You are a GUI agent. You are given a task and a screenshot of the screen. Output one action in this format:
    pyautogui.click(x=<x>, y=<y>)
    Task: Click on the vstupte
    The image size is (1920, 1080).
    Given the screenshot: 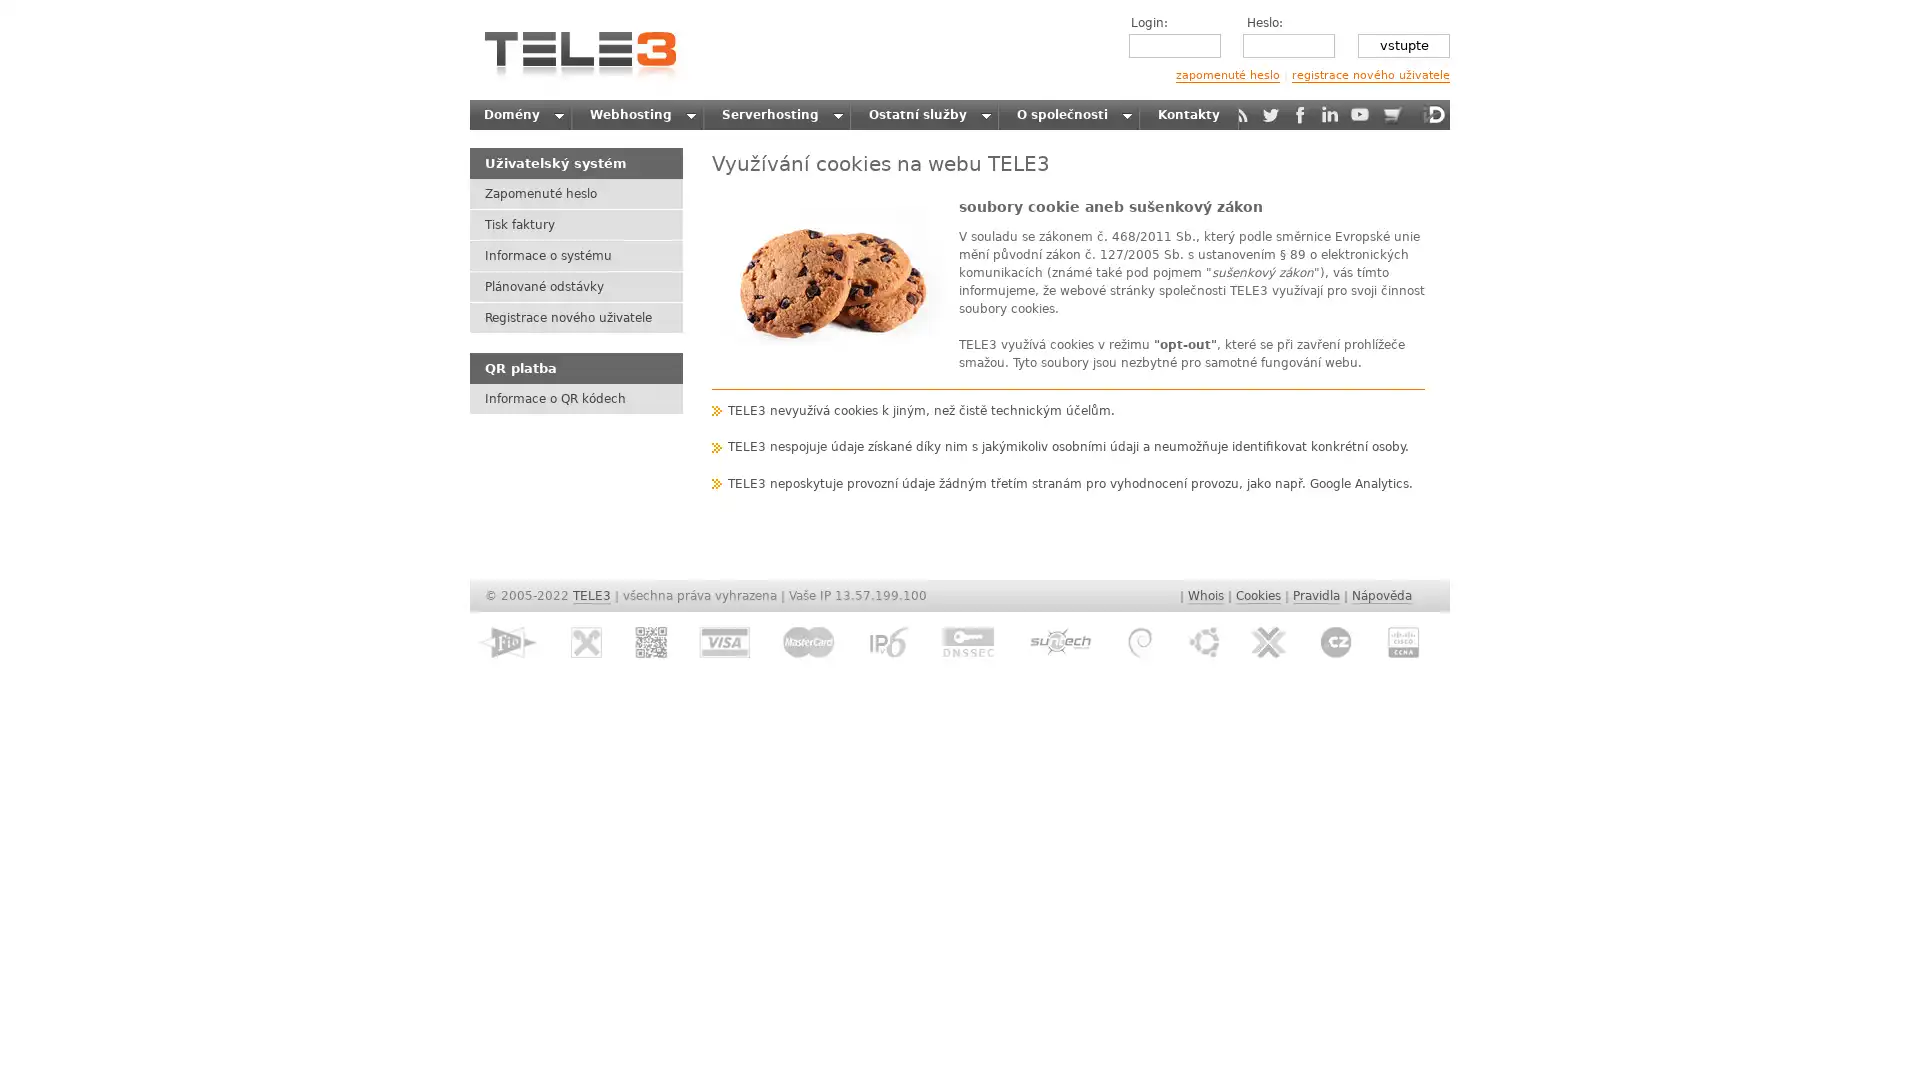 What is the action you would take?
    pyautogui.click(x=1402, y=45)
    